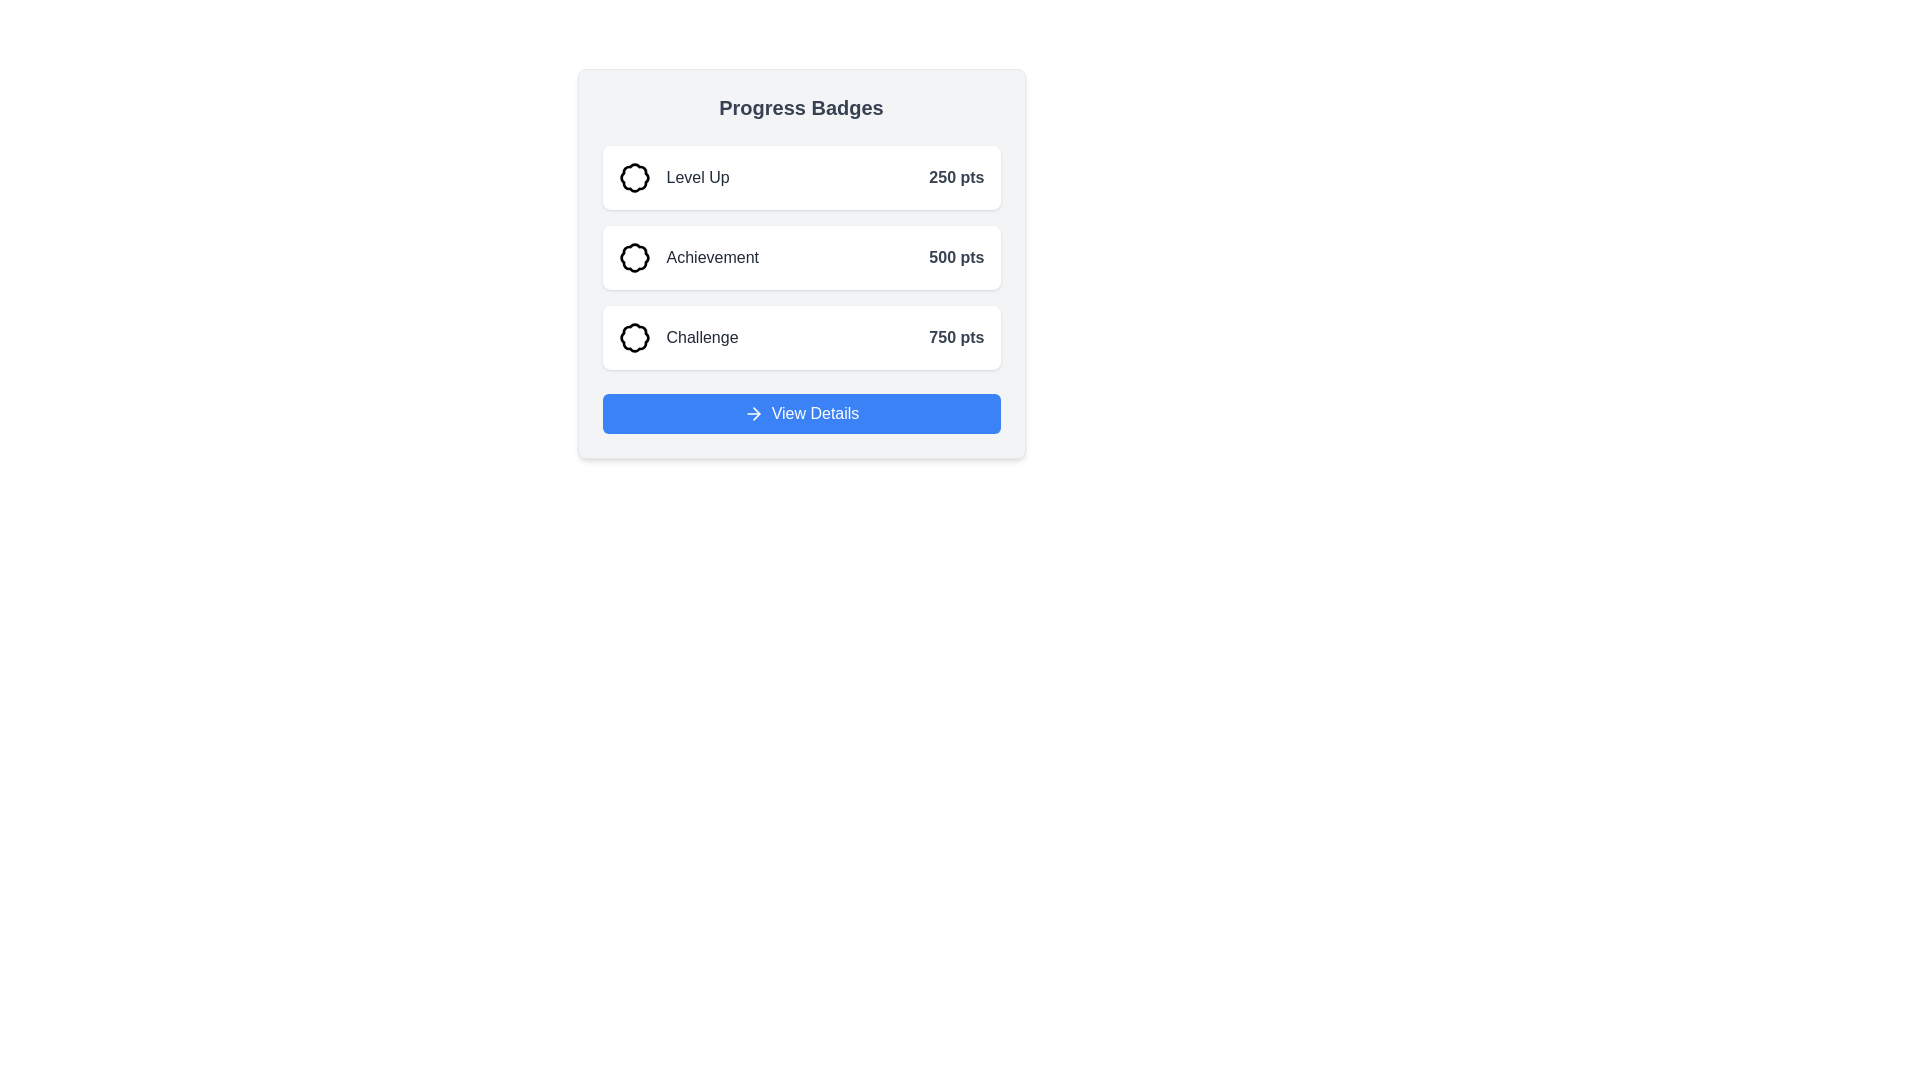 The image size is (1920, 1080). Describe the element at coordinates (674, 176) in the screenshot. I see `the 'Level Up' badge item representing a progress achievement with a point value of '250 pts' for context menu options` at that location.